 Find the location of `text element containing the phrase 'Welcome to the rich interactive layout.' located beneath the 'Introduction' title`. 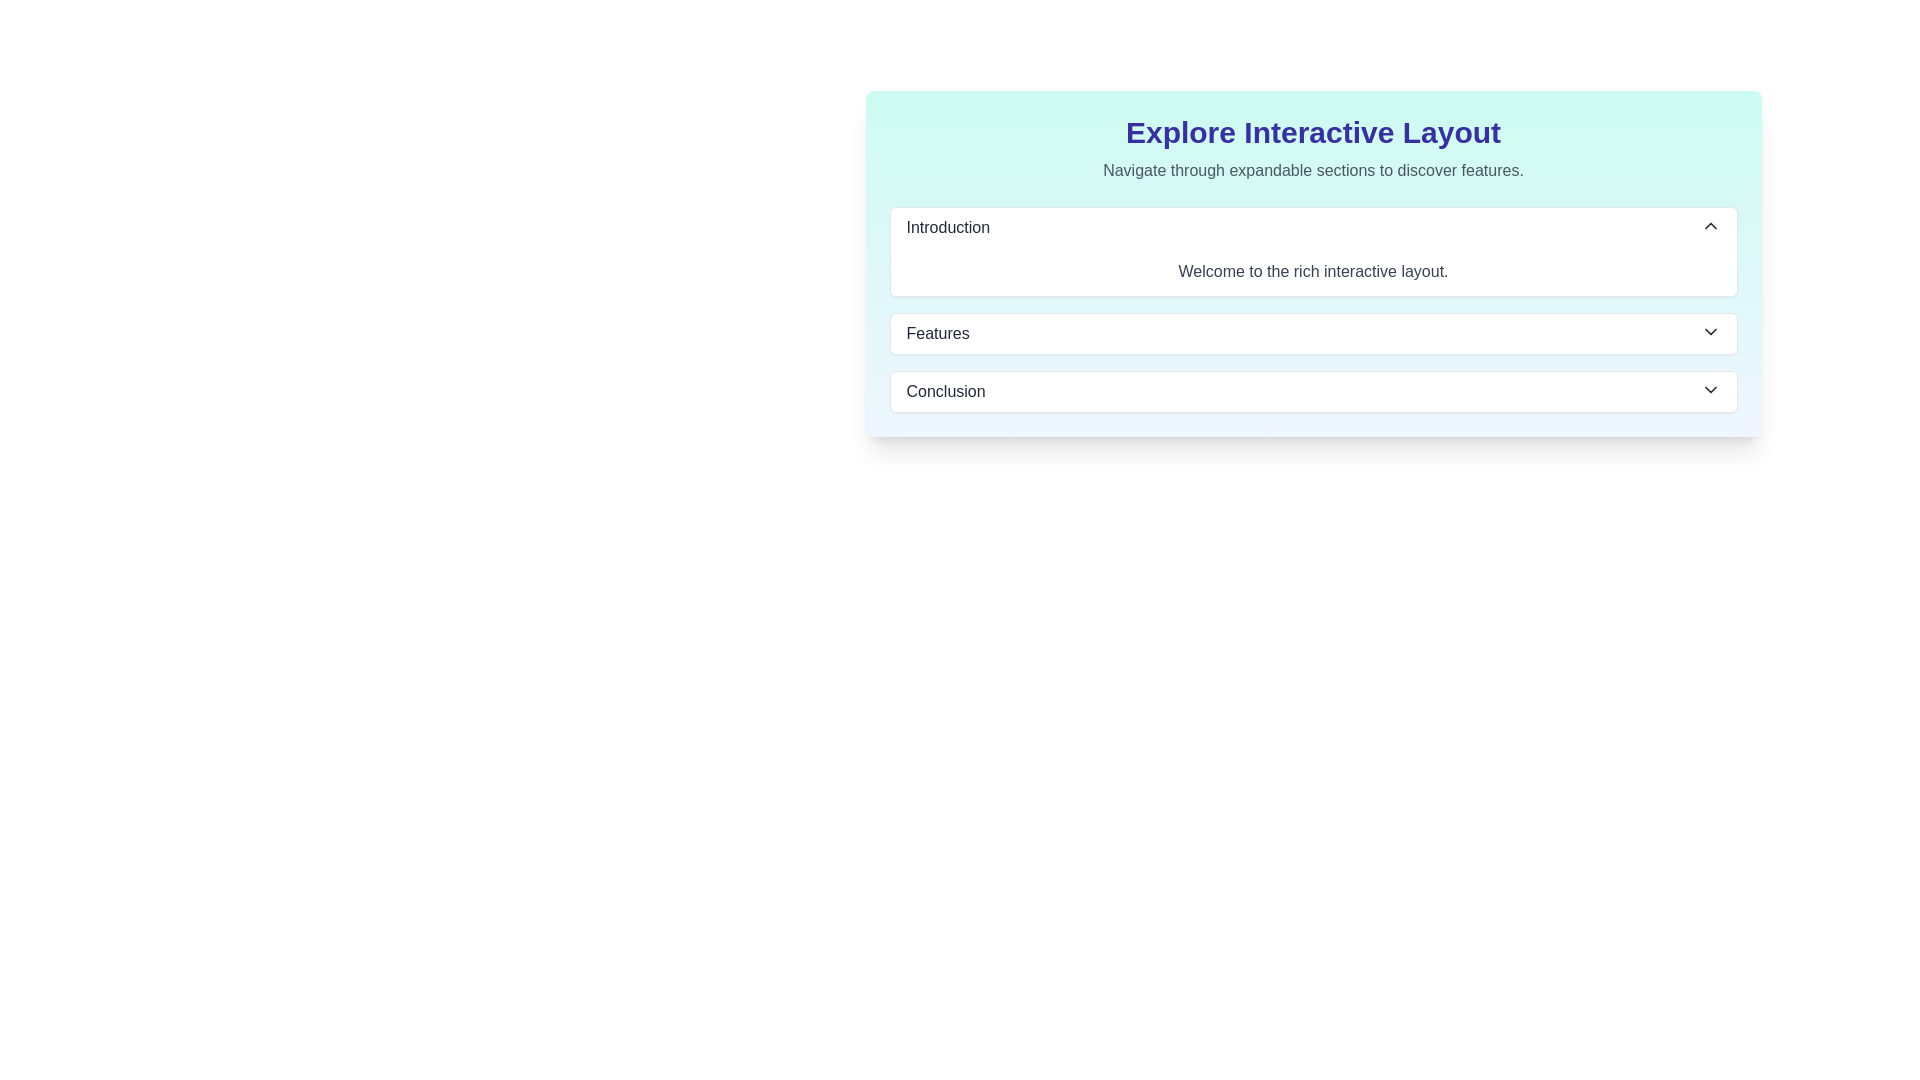

text element containing the phrase 'Welcome to the rich interactive layout.' located beneath the 'Introduction' title is located at coordinates (1313, 272).